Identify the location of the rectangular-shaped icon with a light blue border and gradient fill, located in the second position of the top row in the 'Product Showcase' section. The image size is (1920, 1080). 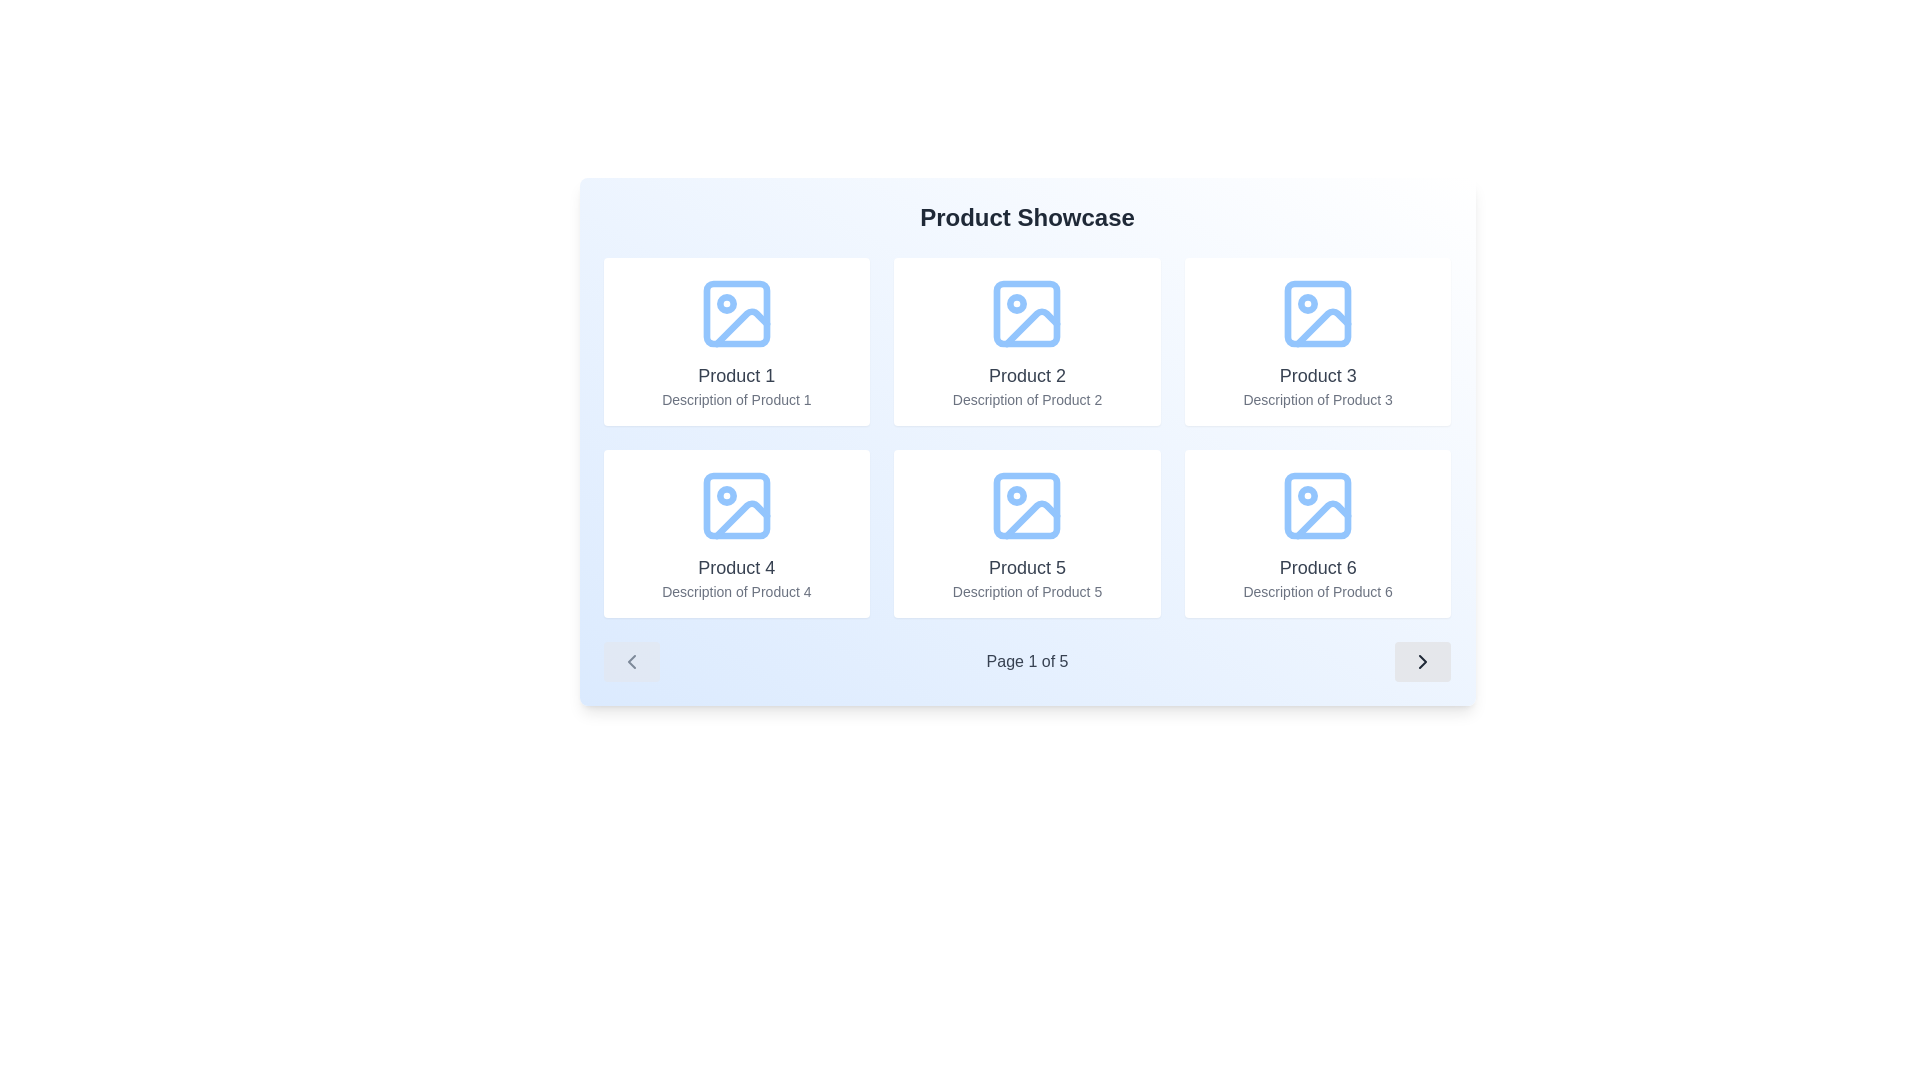
(1027, 313).